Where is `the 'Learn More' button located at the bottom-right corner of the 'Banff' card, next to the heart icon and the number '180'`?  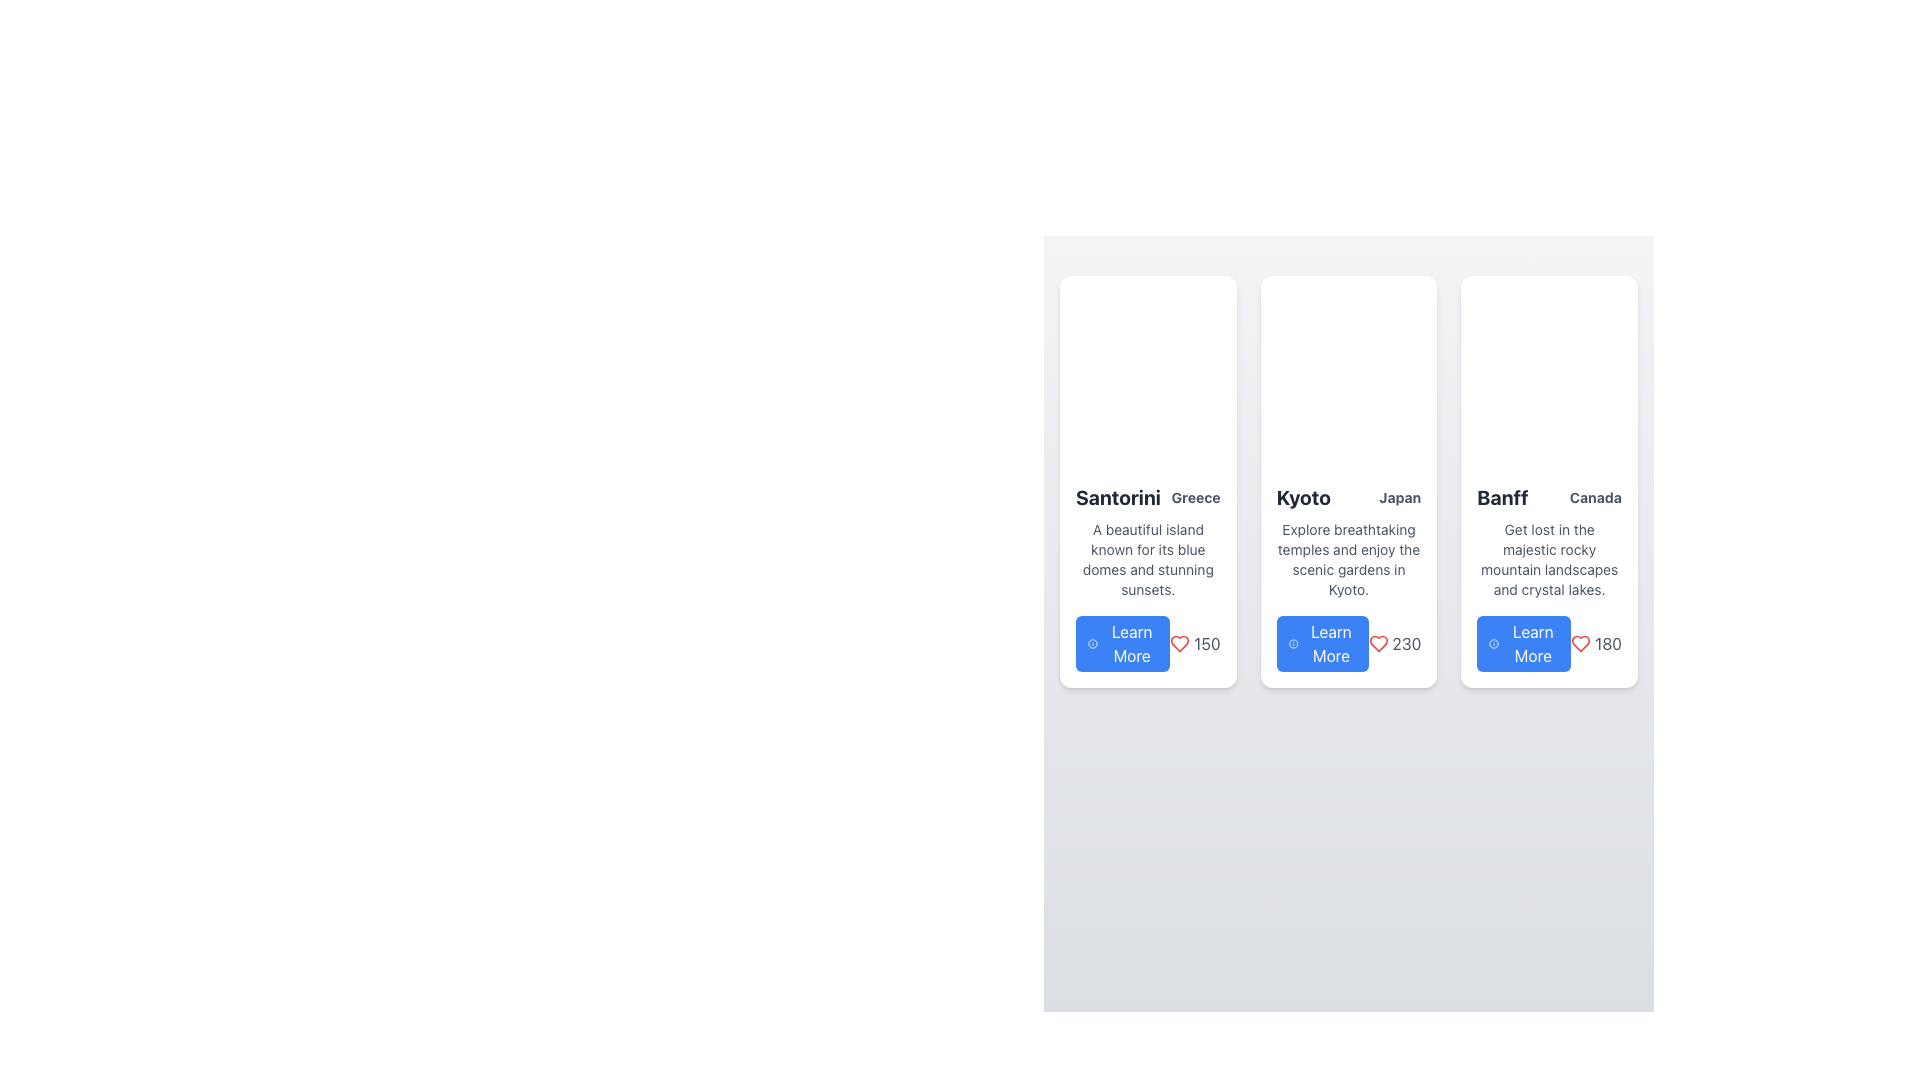
the 'Learn More' button located at the bottom-right corner of the 'Banff' card, next to the heart icon and the number '180' is located at coordinates (1548, 644).